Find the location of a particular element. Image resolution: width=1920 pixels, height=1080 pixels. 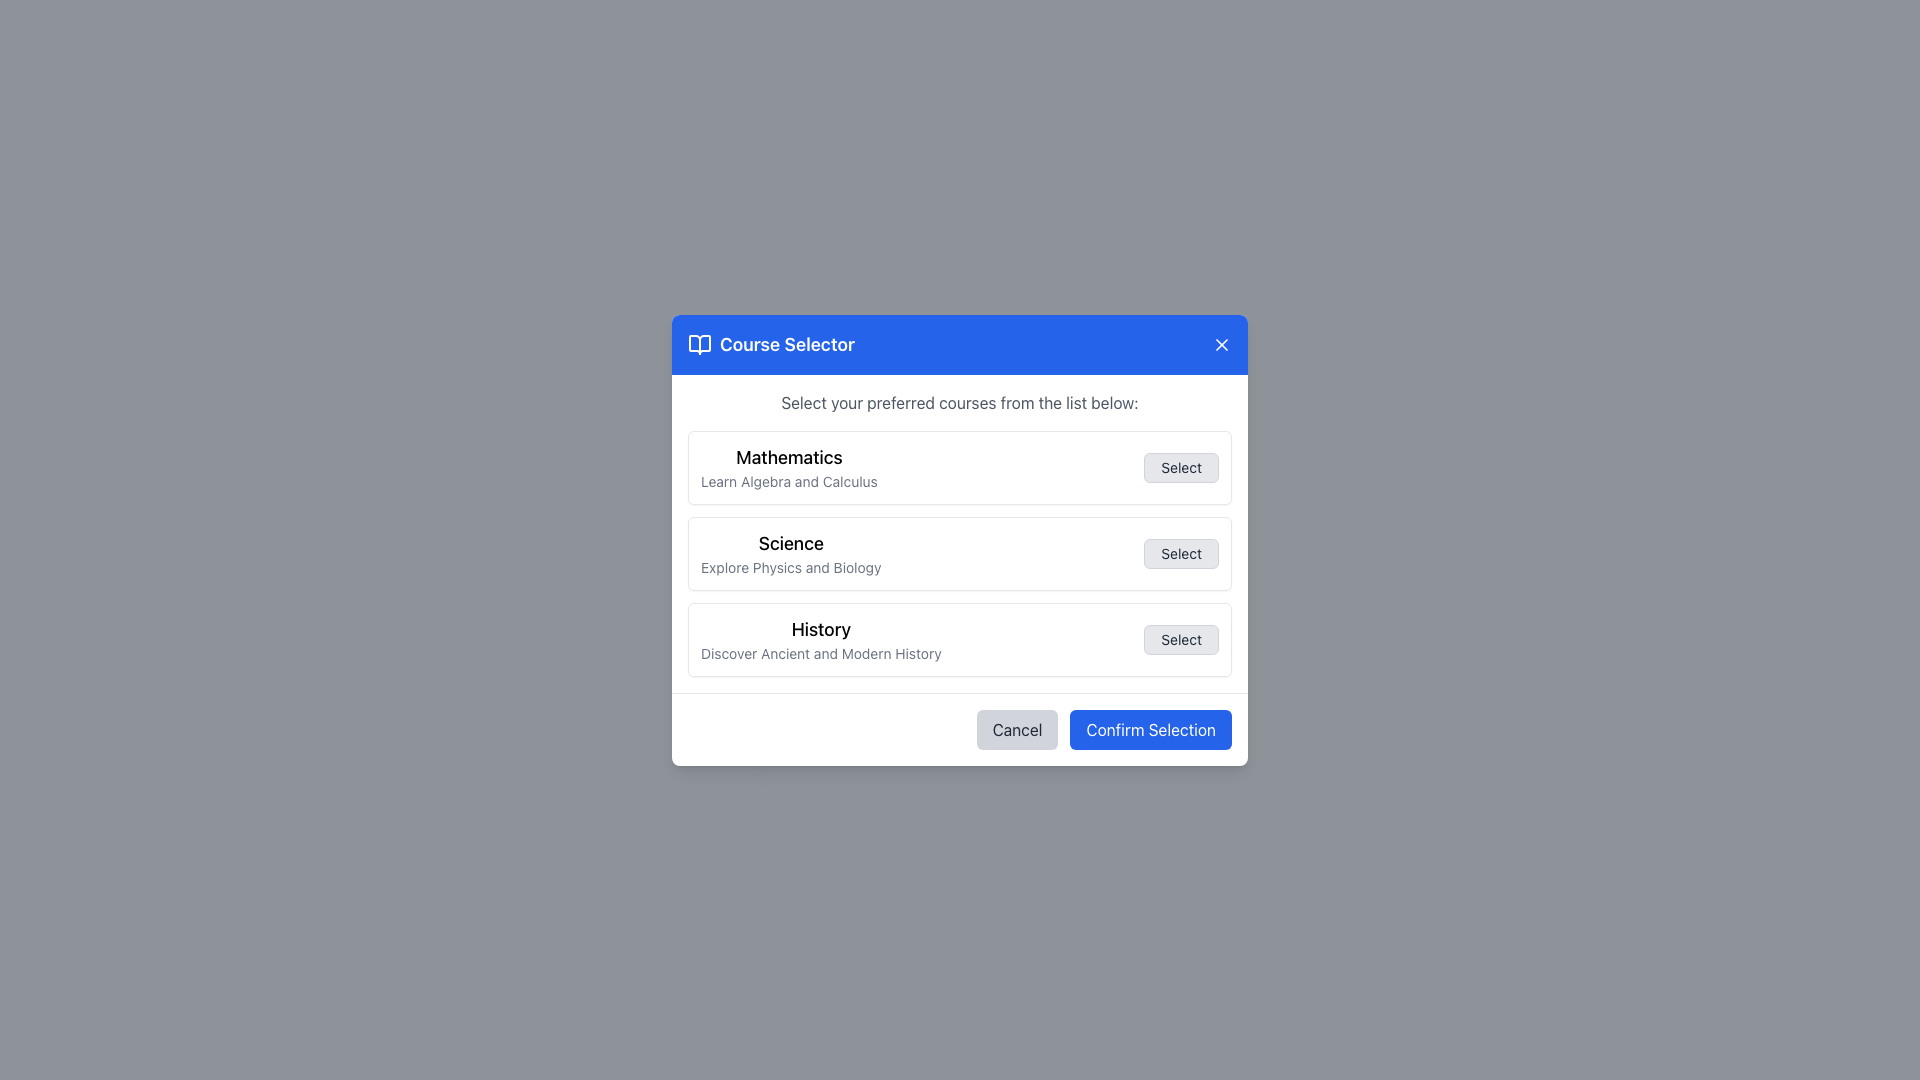

the book icon element located in the application header next to the 'Course Selector' text is located at coordinates (700, 343).